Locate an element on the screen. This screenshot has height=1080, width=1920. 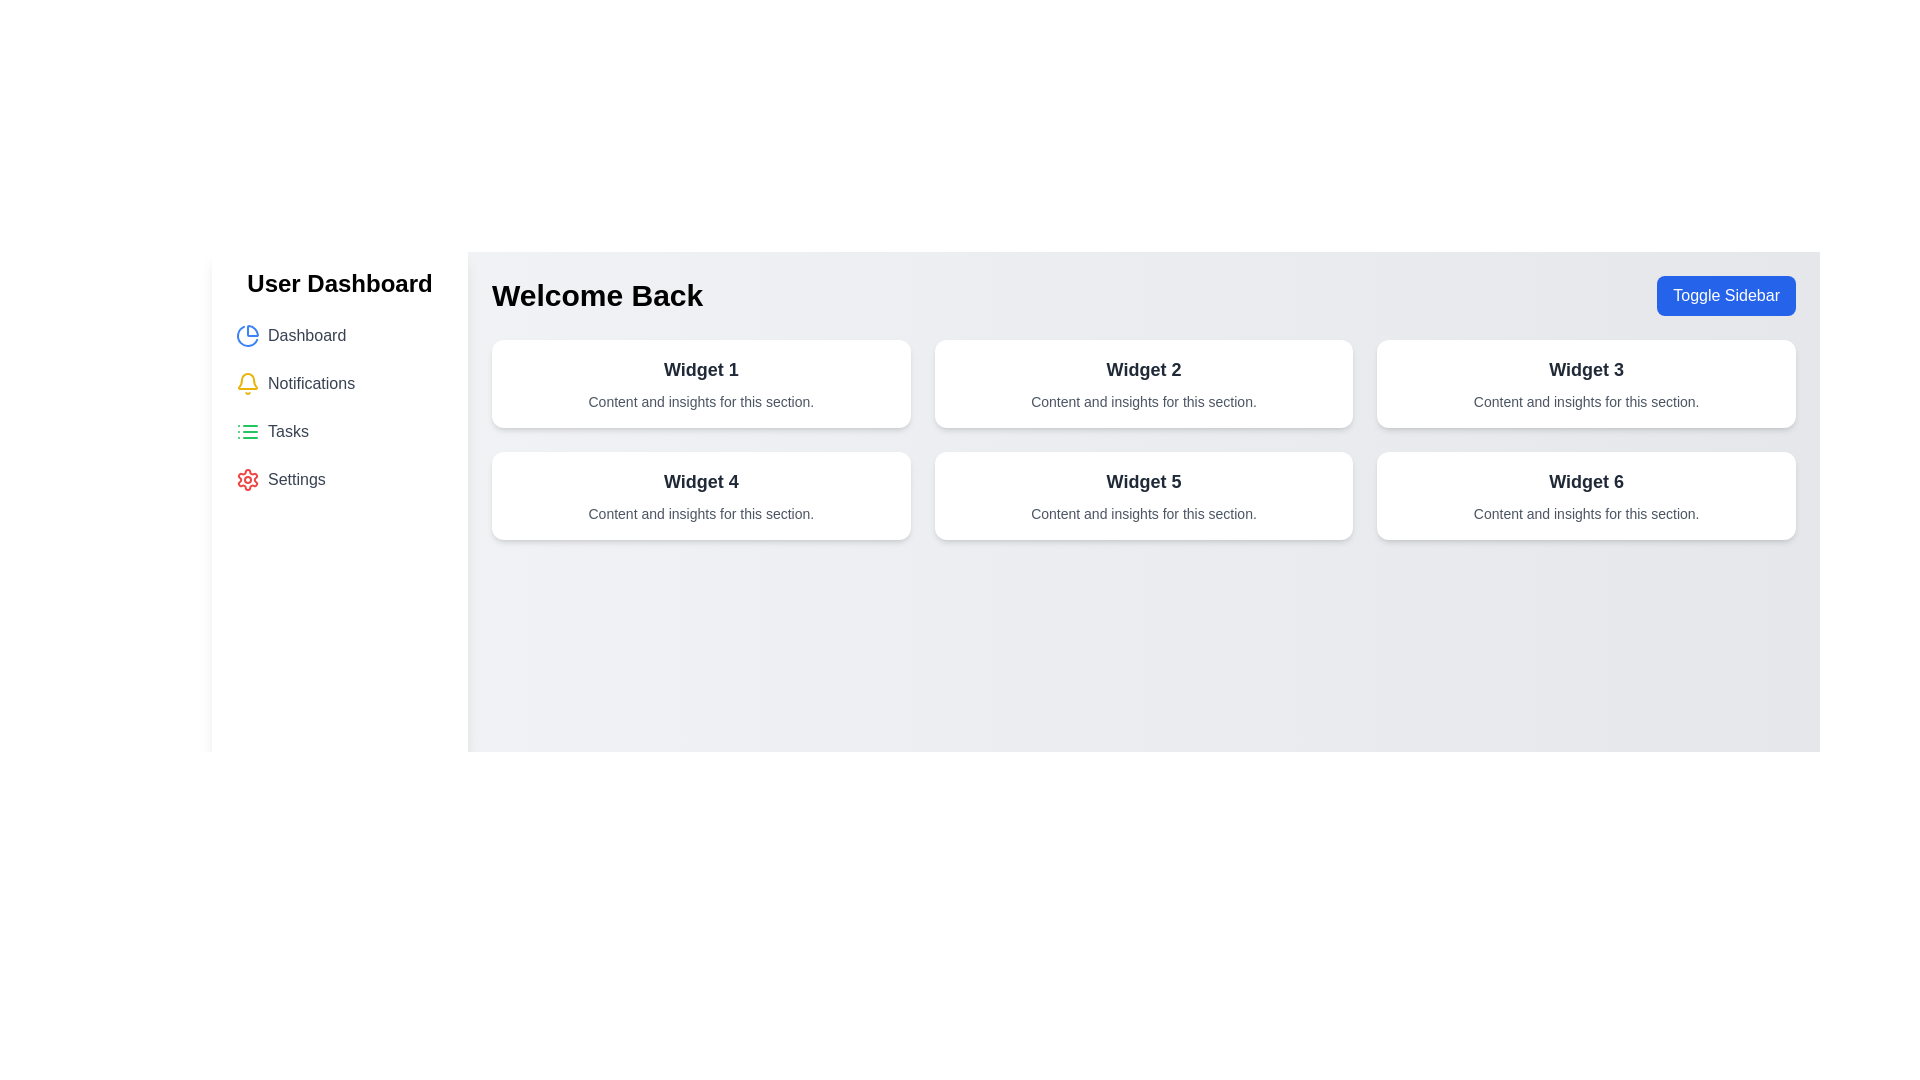
the notification icon, which is part of the notifications menu, indicating updates or alerts is located at coordinates (247, 381).